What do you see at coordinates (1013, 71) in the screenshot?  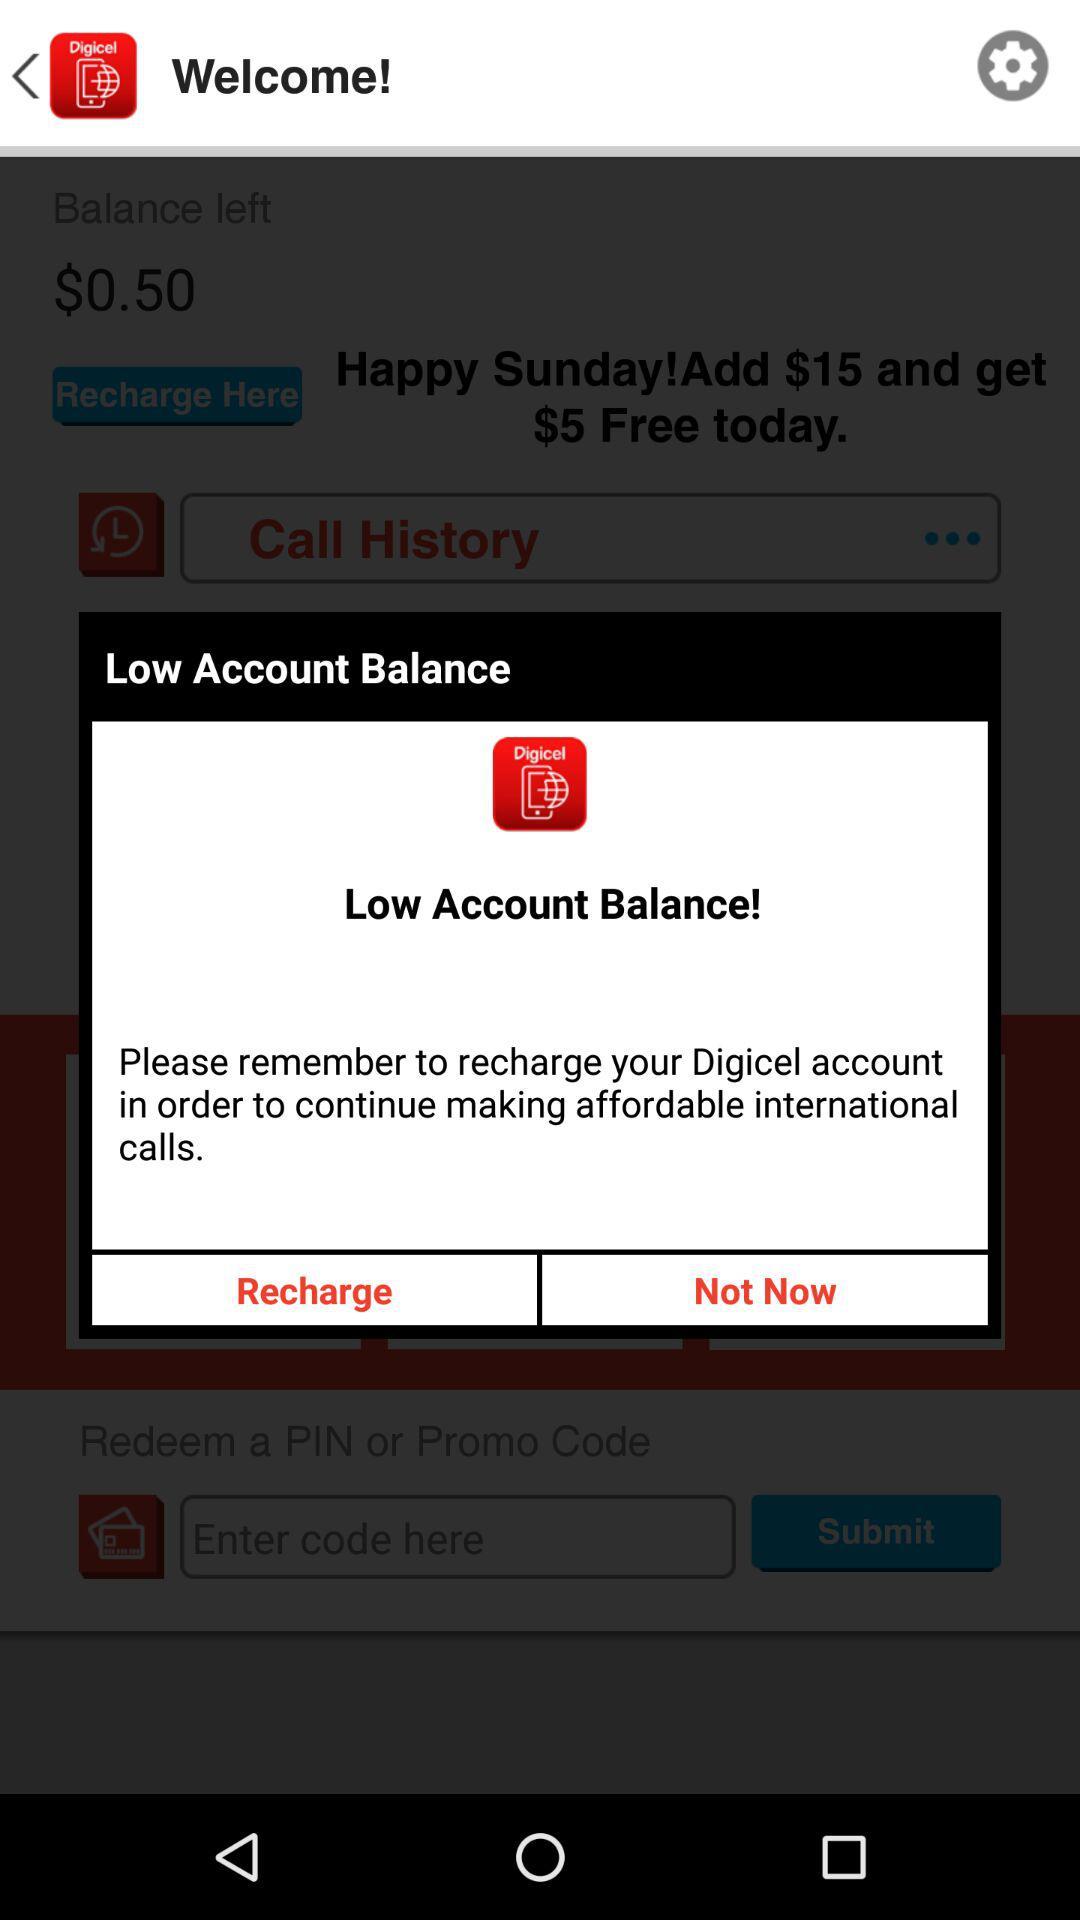 I see `the settings icon` at bounding box center [1013, 71].